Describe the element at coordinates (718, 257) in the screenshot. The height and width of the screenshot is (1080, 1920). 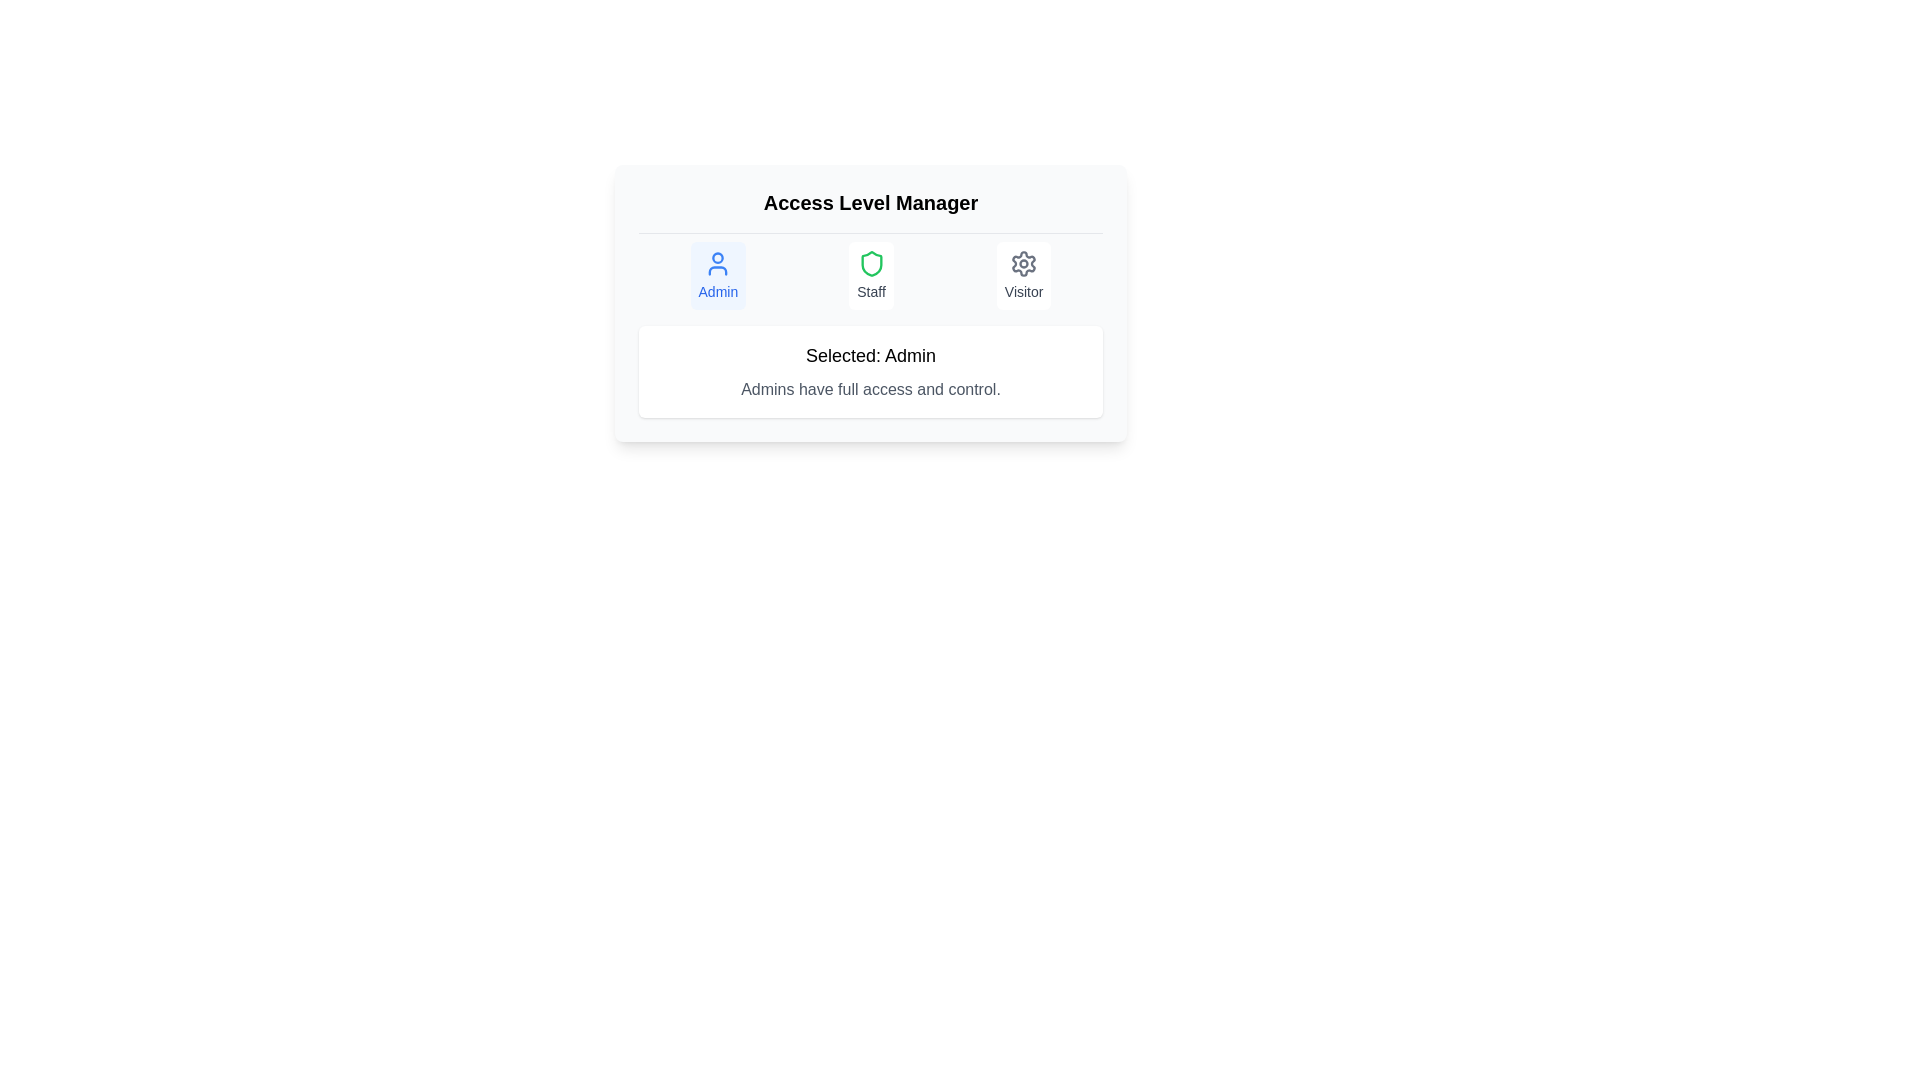
I see `the circular graphical component that represents the head in the user profile icon, which is part of an SVG illustration and is the first of three icons below the 'Access Level Manager' heading` at that location.